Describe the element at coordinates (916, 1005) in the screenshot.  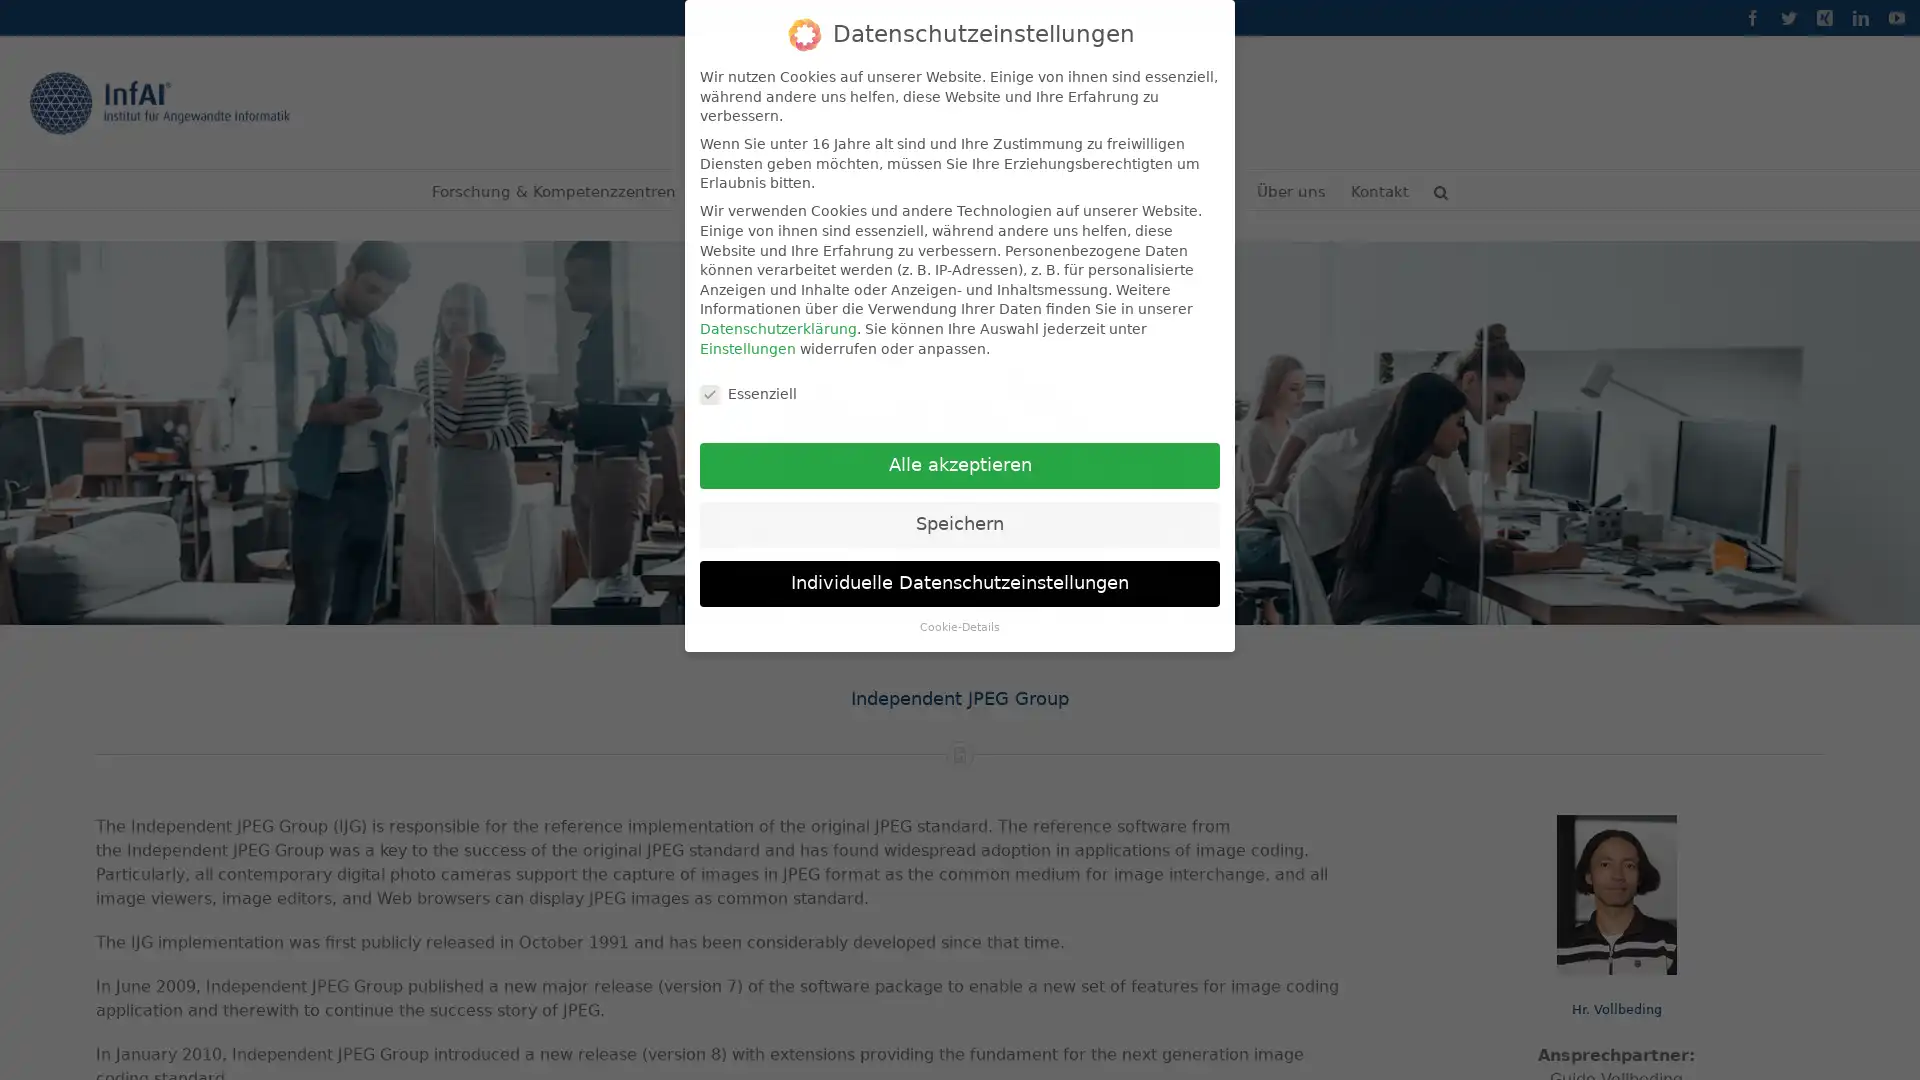
I see `Speichern` at that location.